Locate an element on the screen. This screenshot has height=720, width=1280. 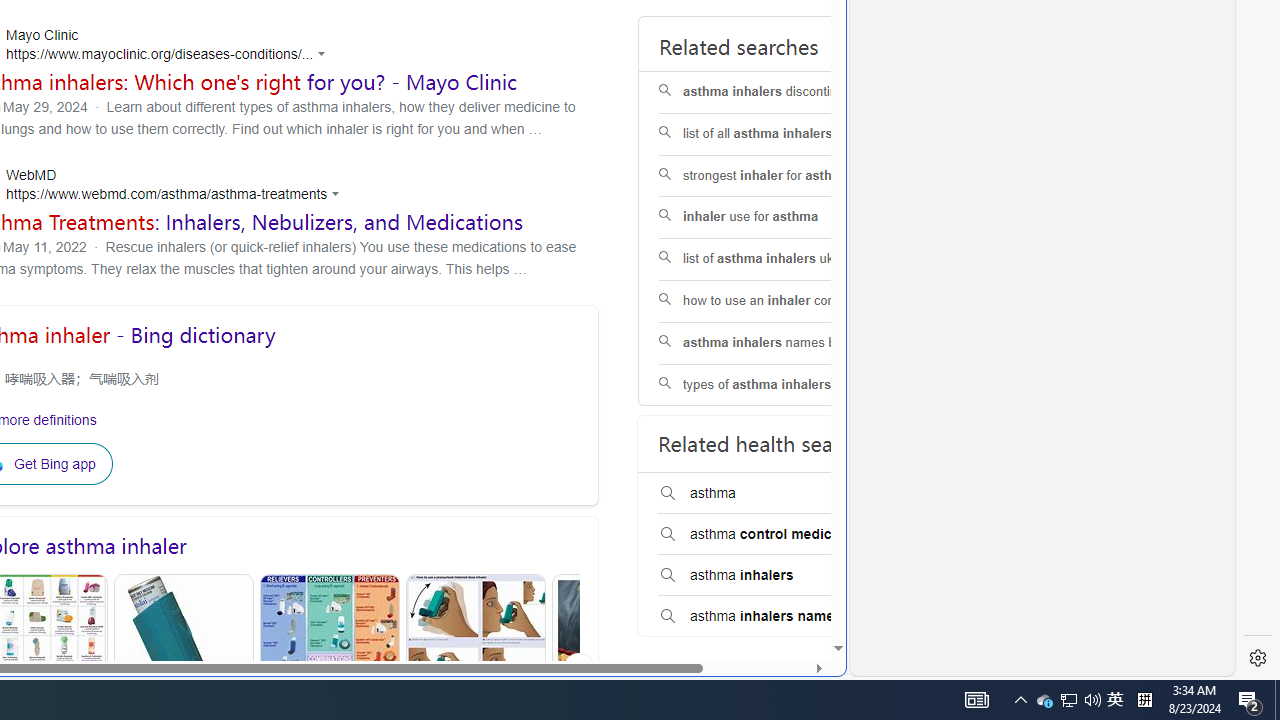
'asthma inhalers discontinued' is located at coordinates (784, 92).